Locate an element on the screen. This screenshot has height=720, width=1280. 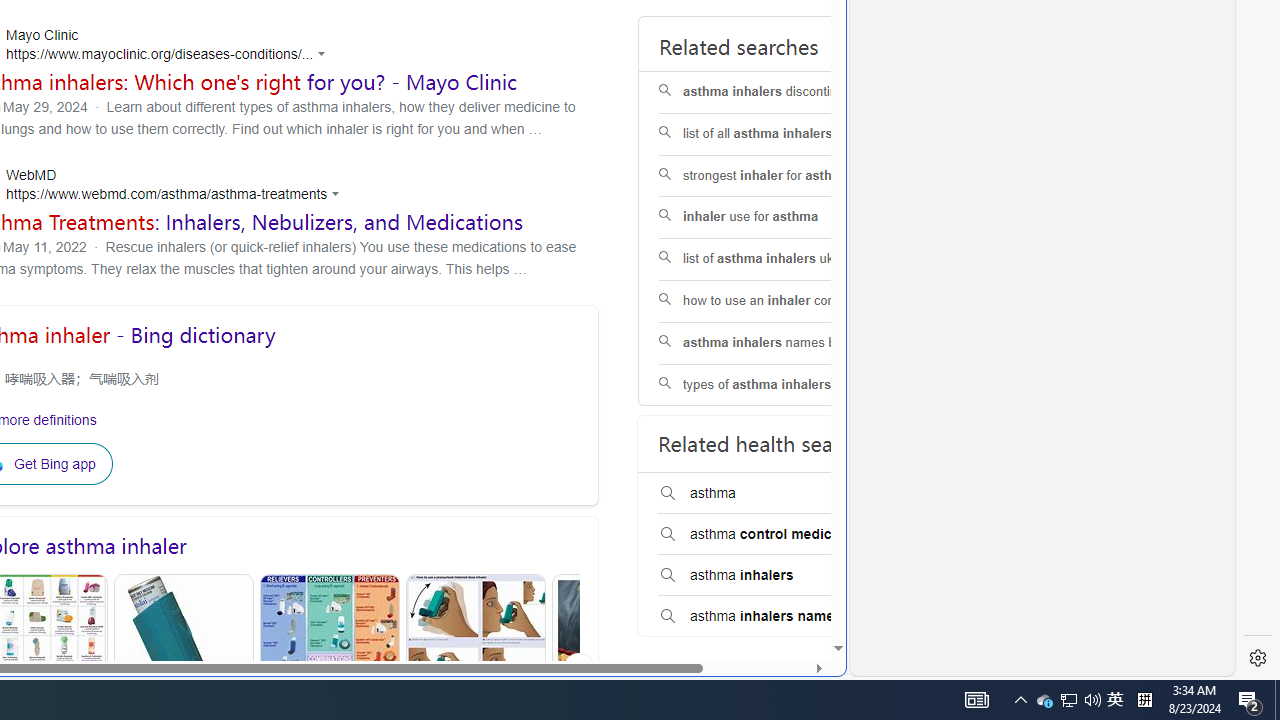
'asthma inhalers discontinued' is located at coordinates (784, 92).